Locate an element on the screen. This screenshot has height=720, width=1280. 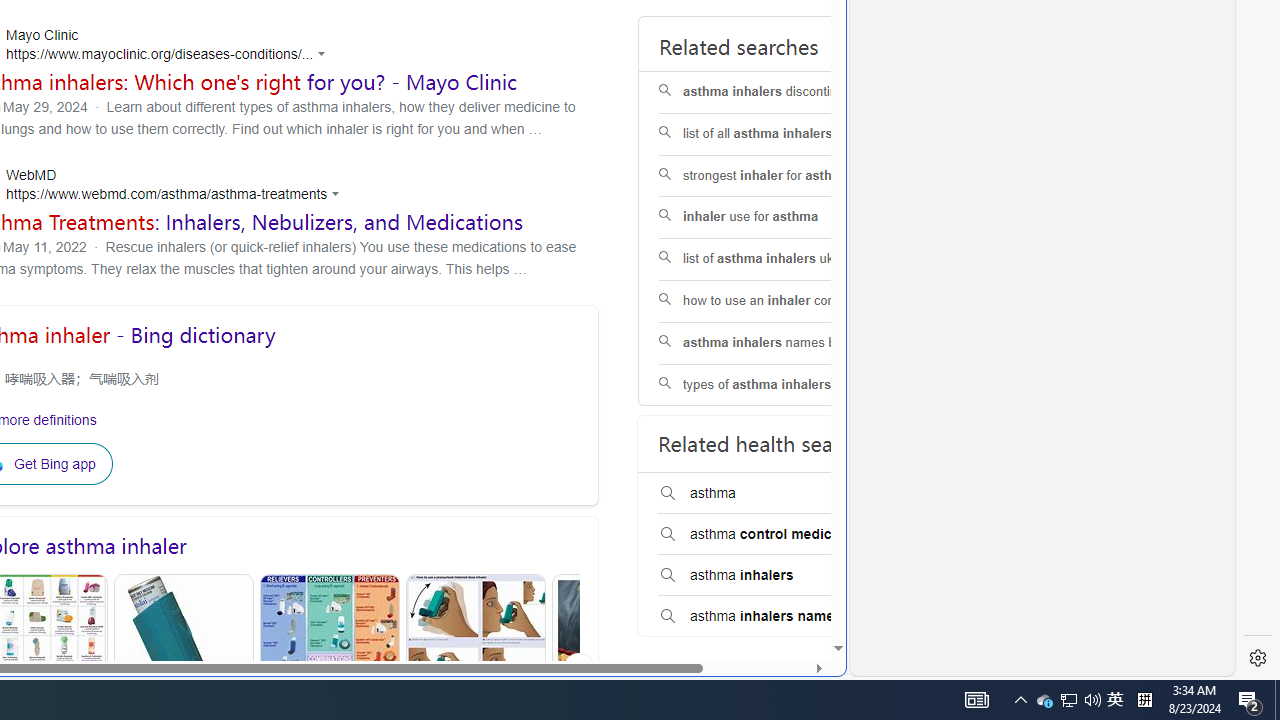
'asthma inhalers discontinued' is located at coordinates (784, 92).